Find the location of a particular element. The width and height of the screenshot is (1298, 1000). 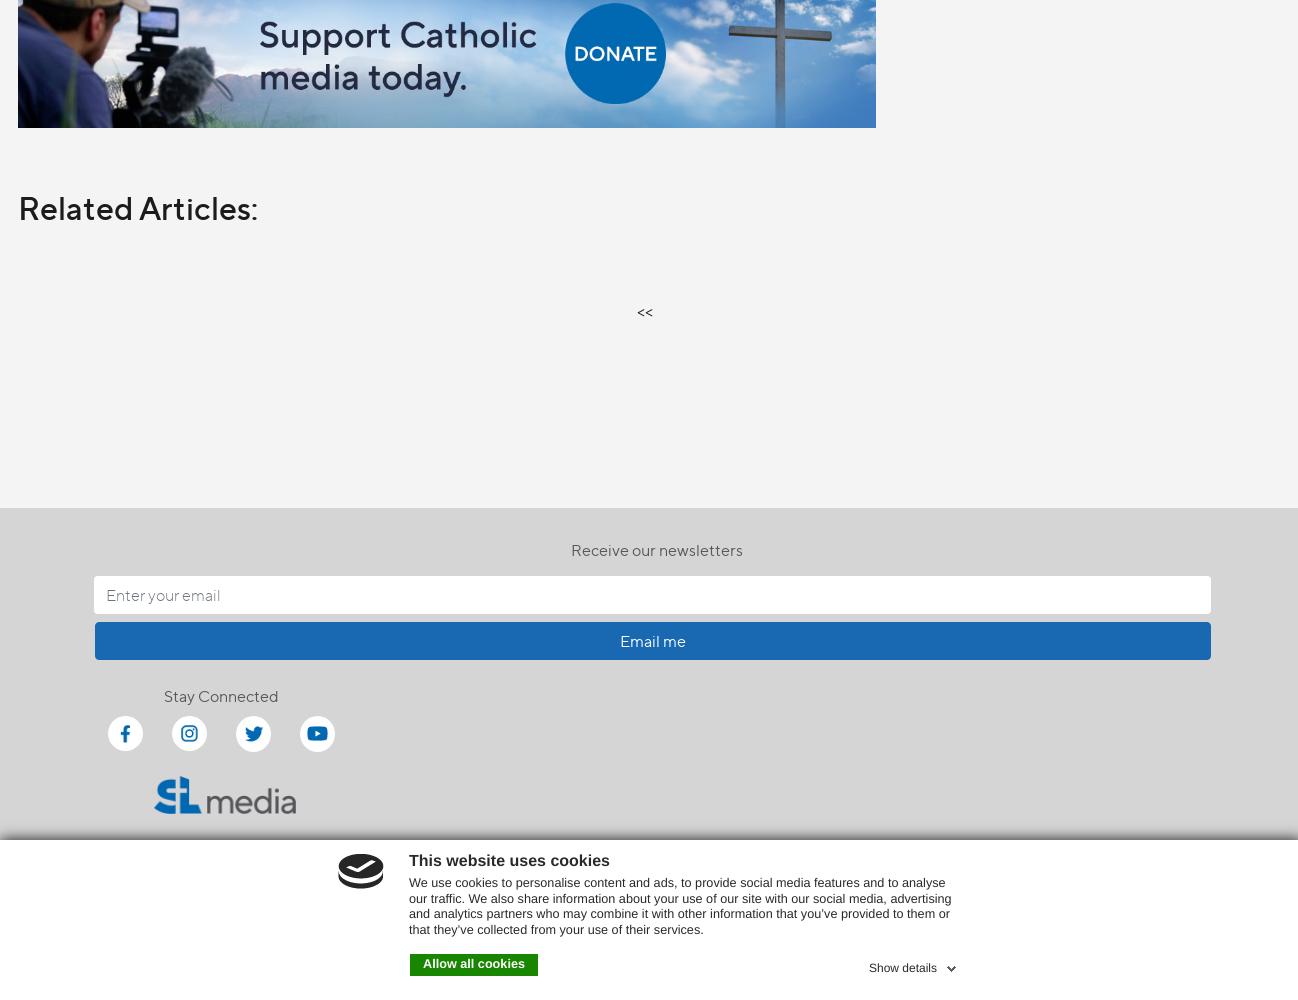

'Registered Charity # 88523 6000 RR0001' is located at coordinates (648, 944).